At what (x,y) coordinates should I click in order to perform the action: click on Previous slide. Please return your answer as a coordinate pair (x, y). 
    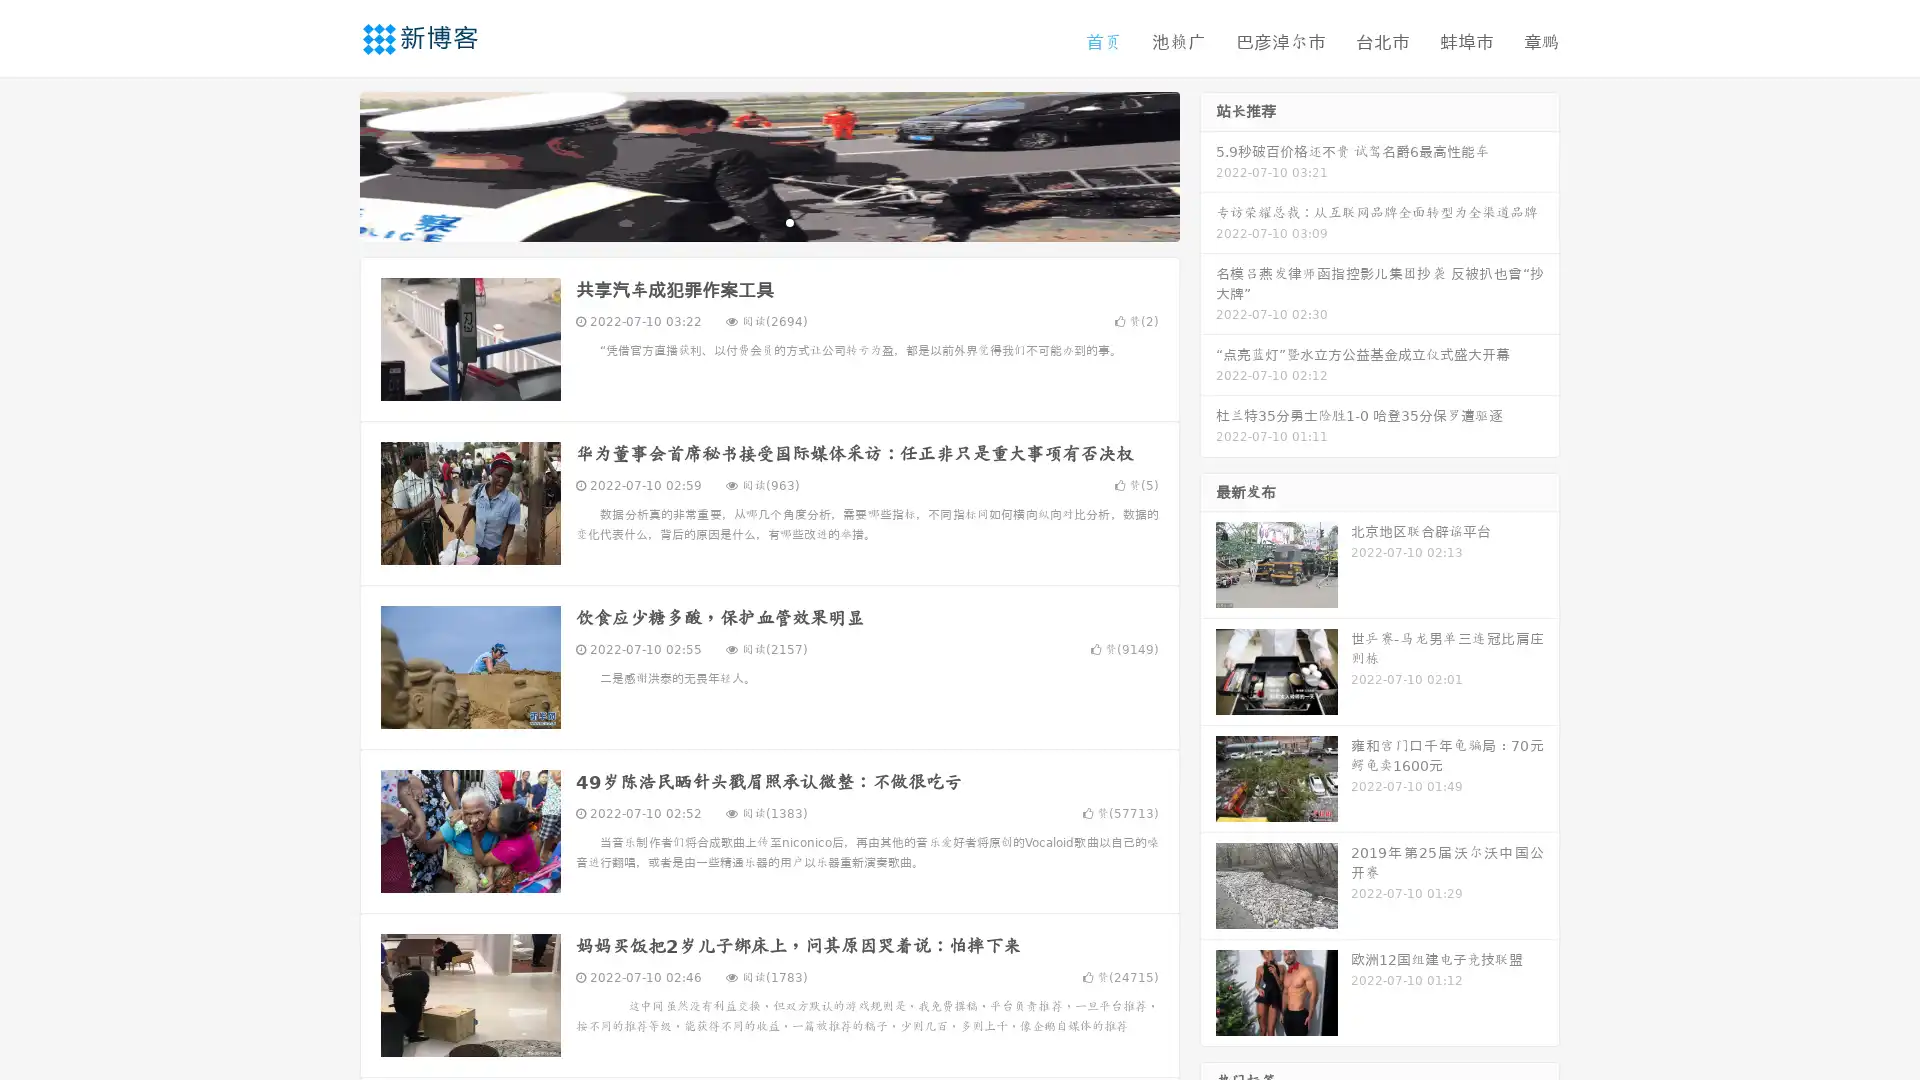
    Looking at the image, I should click on (330, 168).